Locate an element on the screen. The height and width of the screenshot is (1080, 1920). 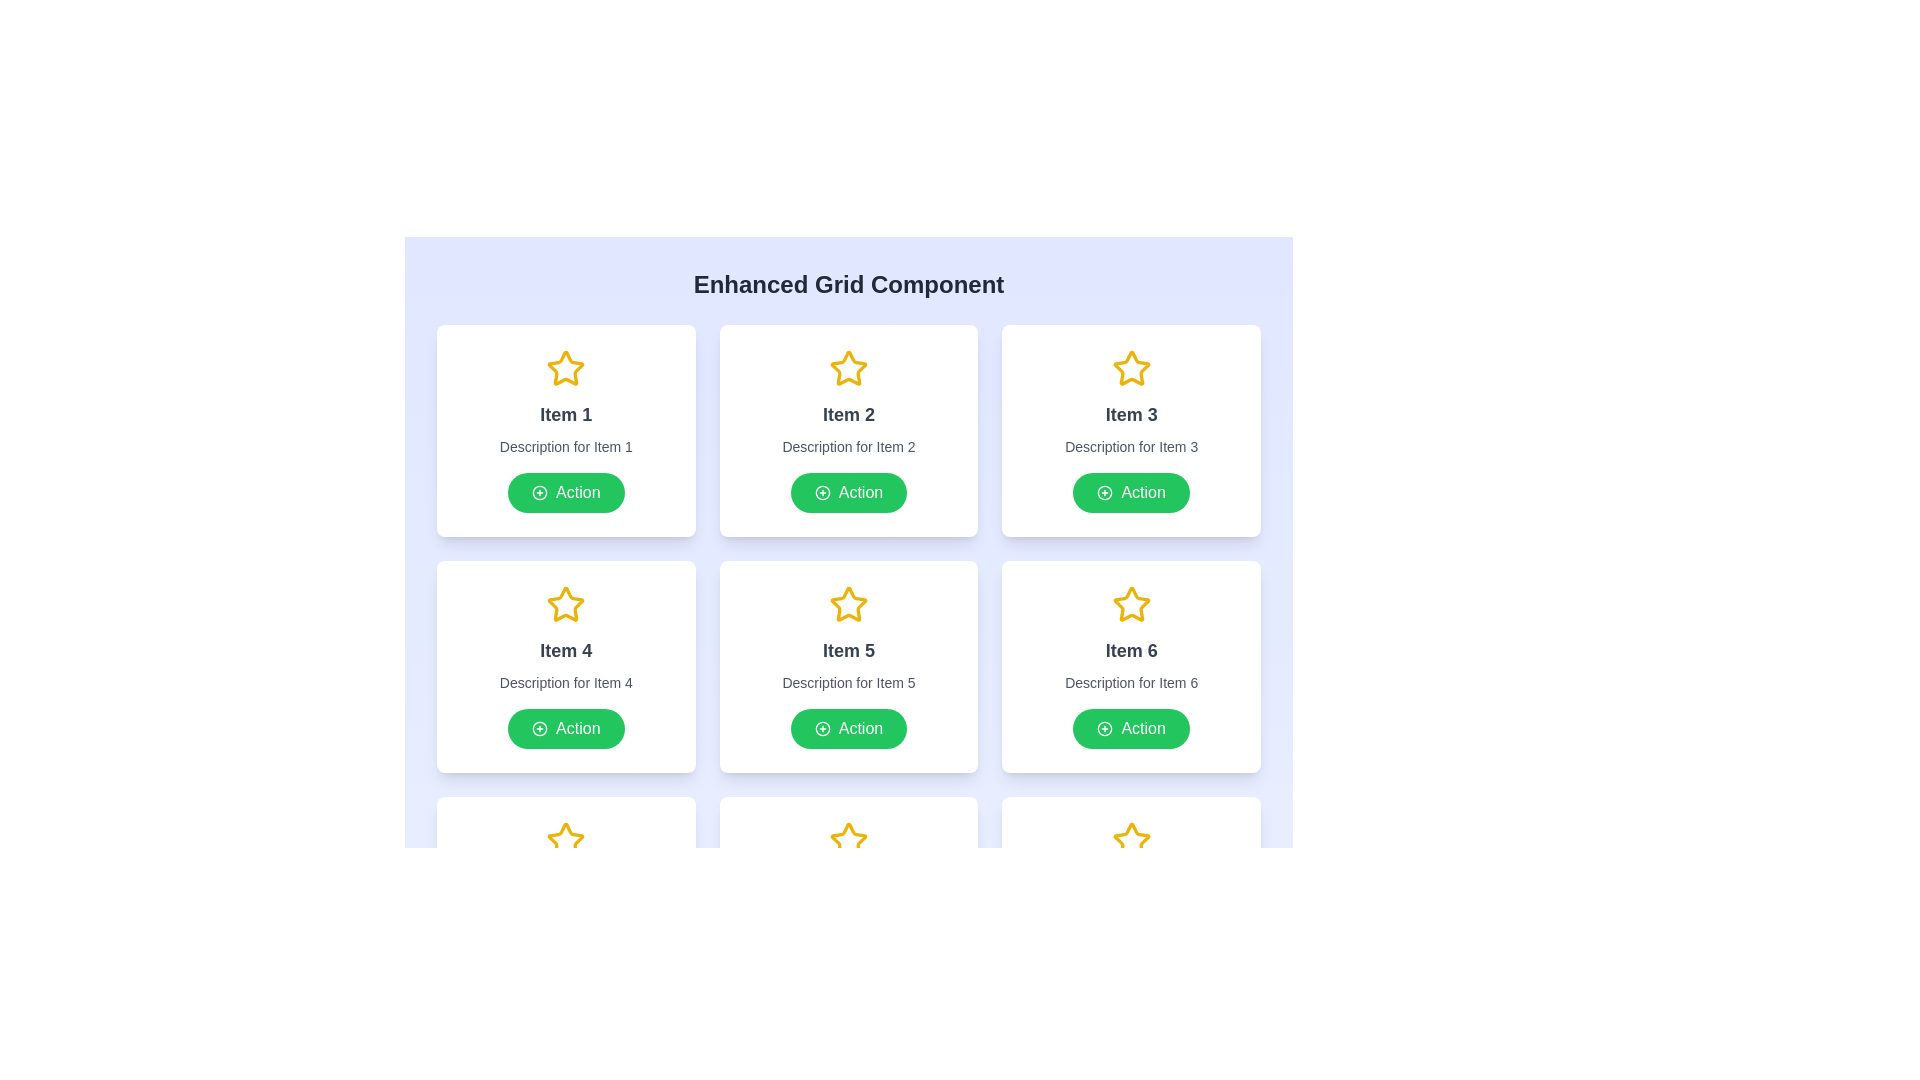
the green button with rounded corners and white text reading 'Action', located at the bottom of the card labeled 'Item 1' is located at coordinates (565, 493).